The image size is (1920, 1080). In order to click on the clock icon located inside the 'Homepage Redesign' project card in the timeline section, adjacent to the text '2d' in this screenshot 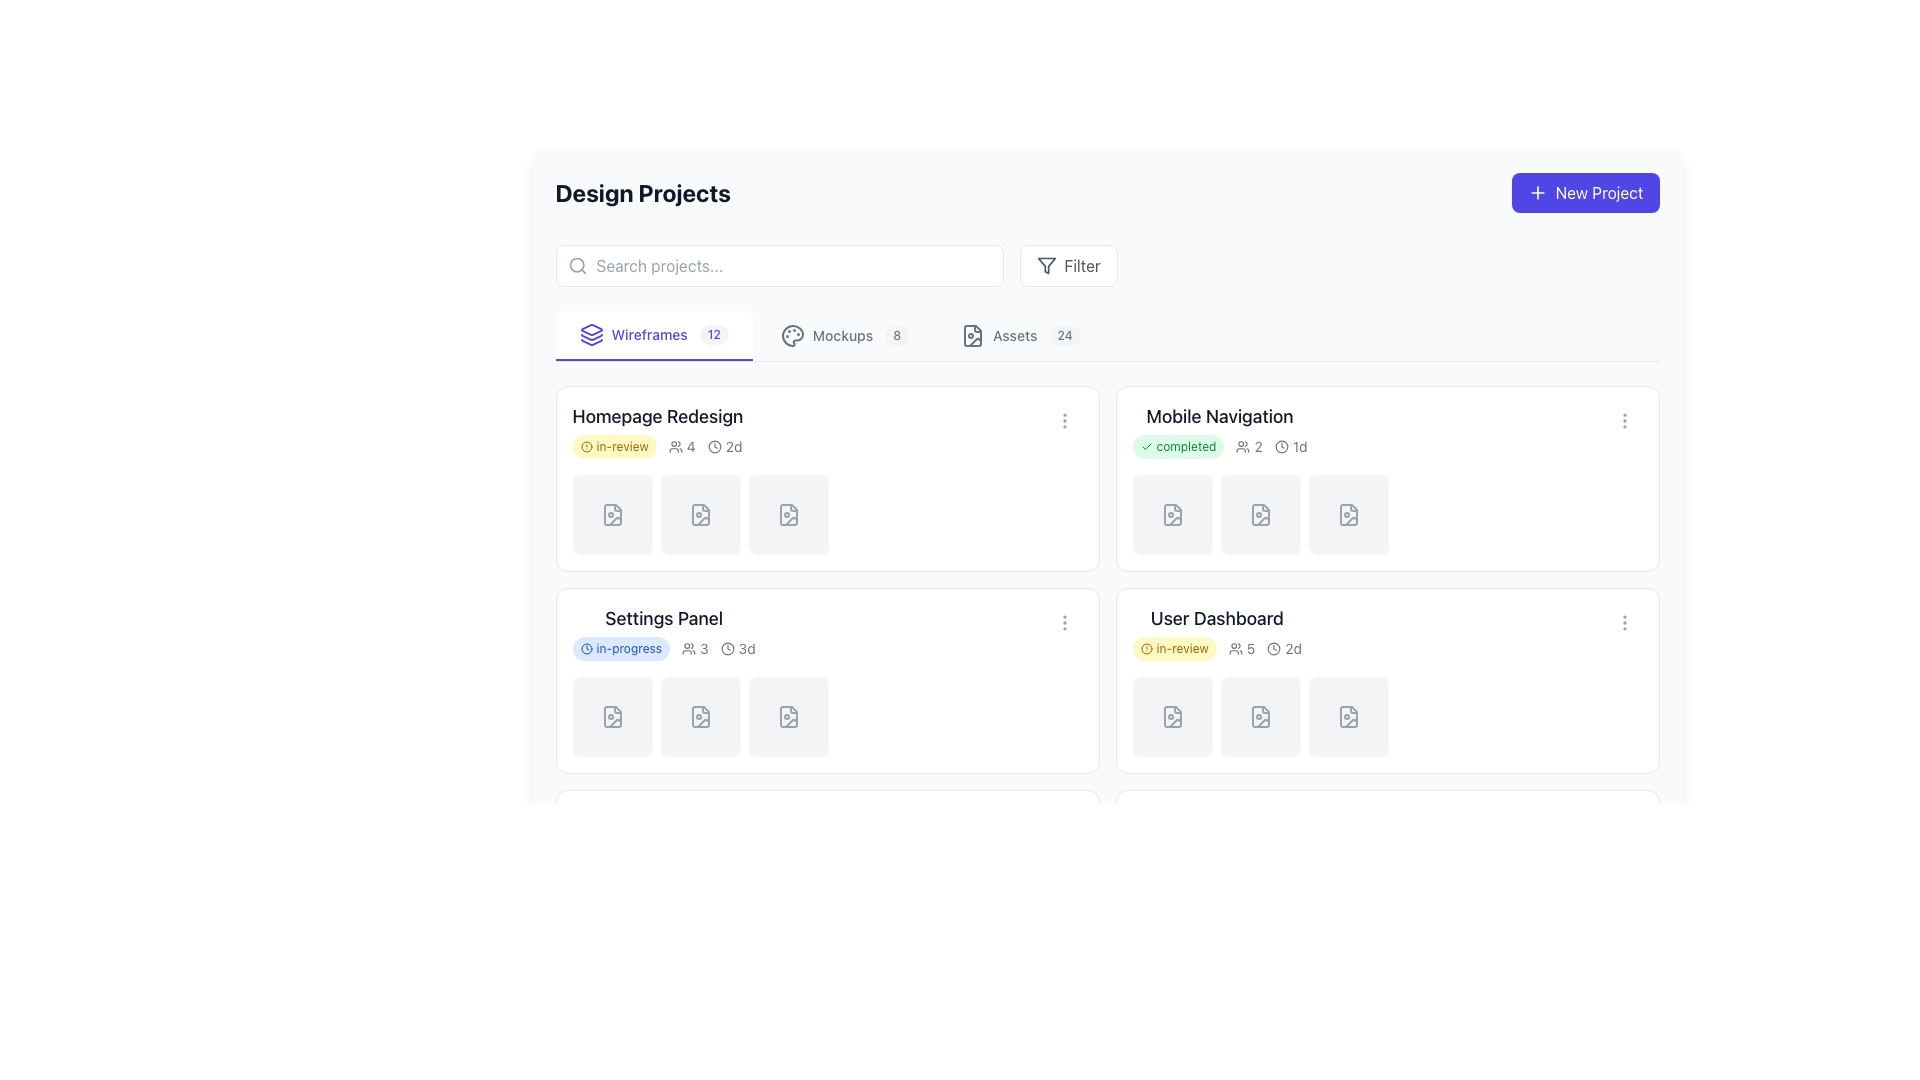, I will do `click(714, 446)`.